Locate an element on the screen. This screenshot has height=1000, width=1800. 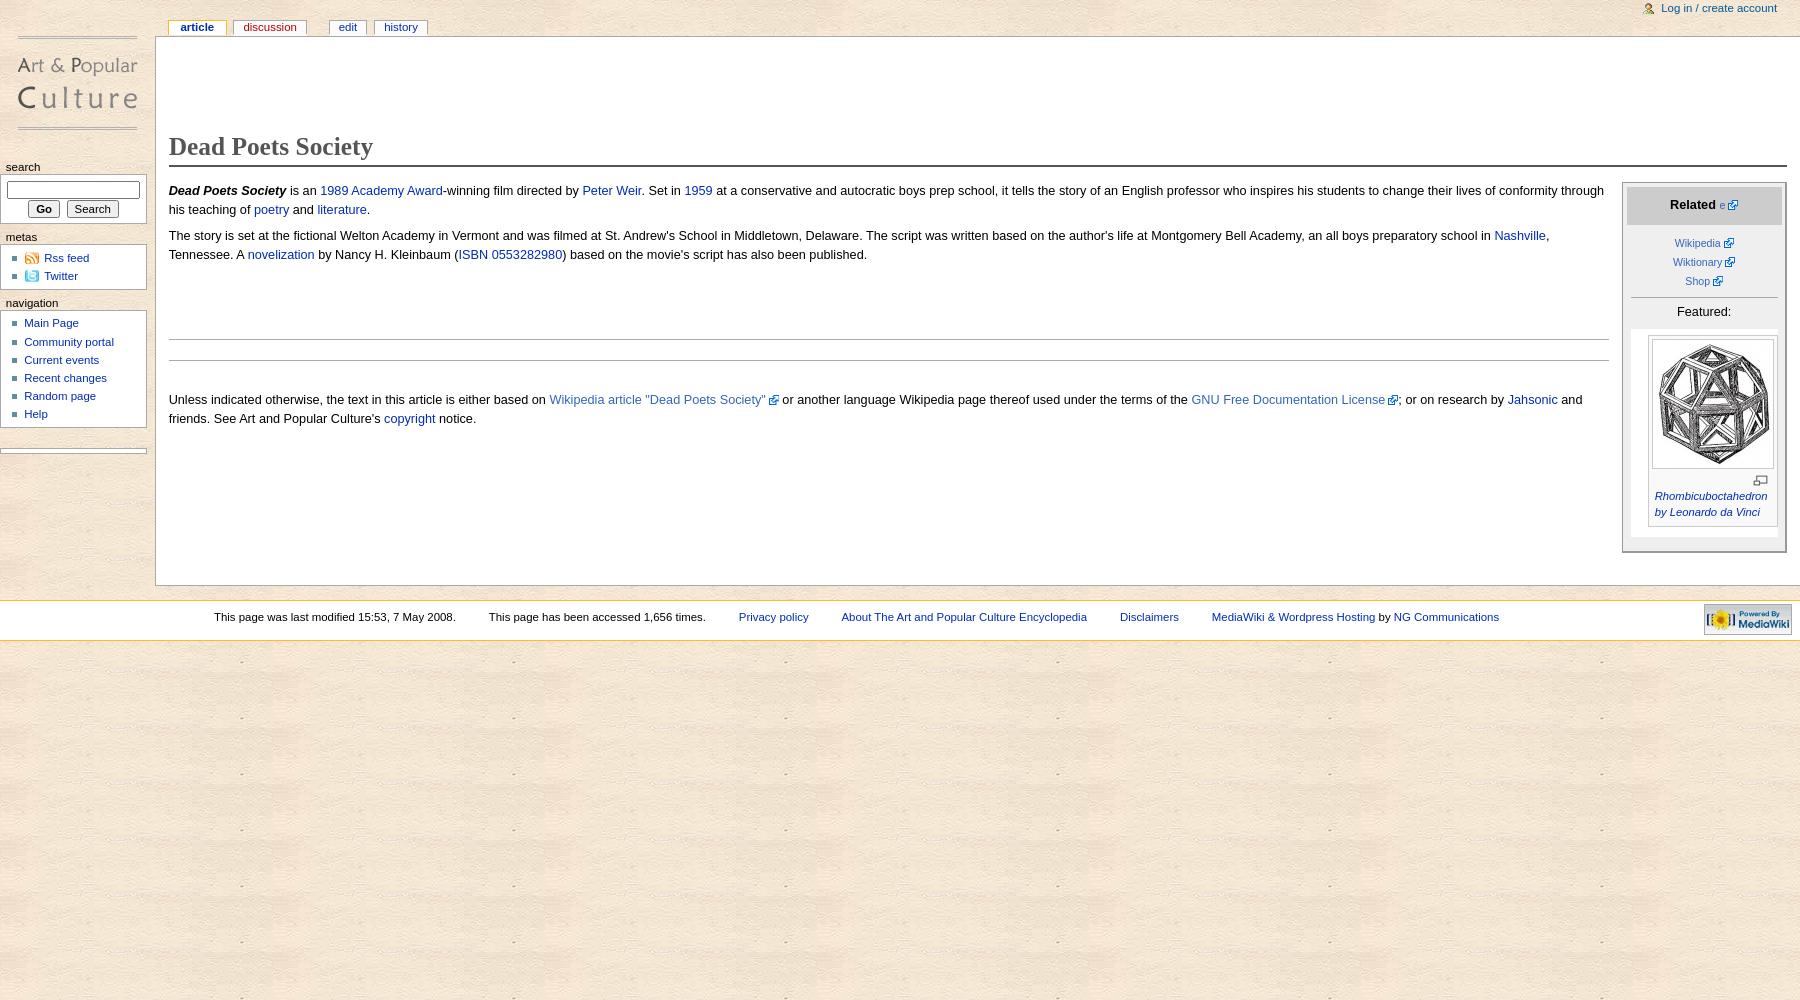
'Help' is located at coordinates (34, 414).